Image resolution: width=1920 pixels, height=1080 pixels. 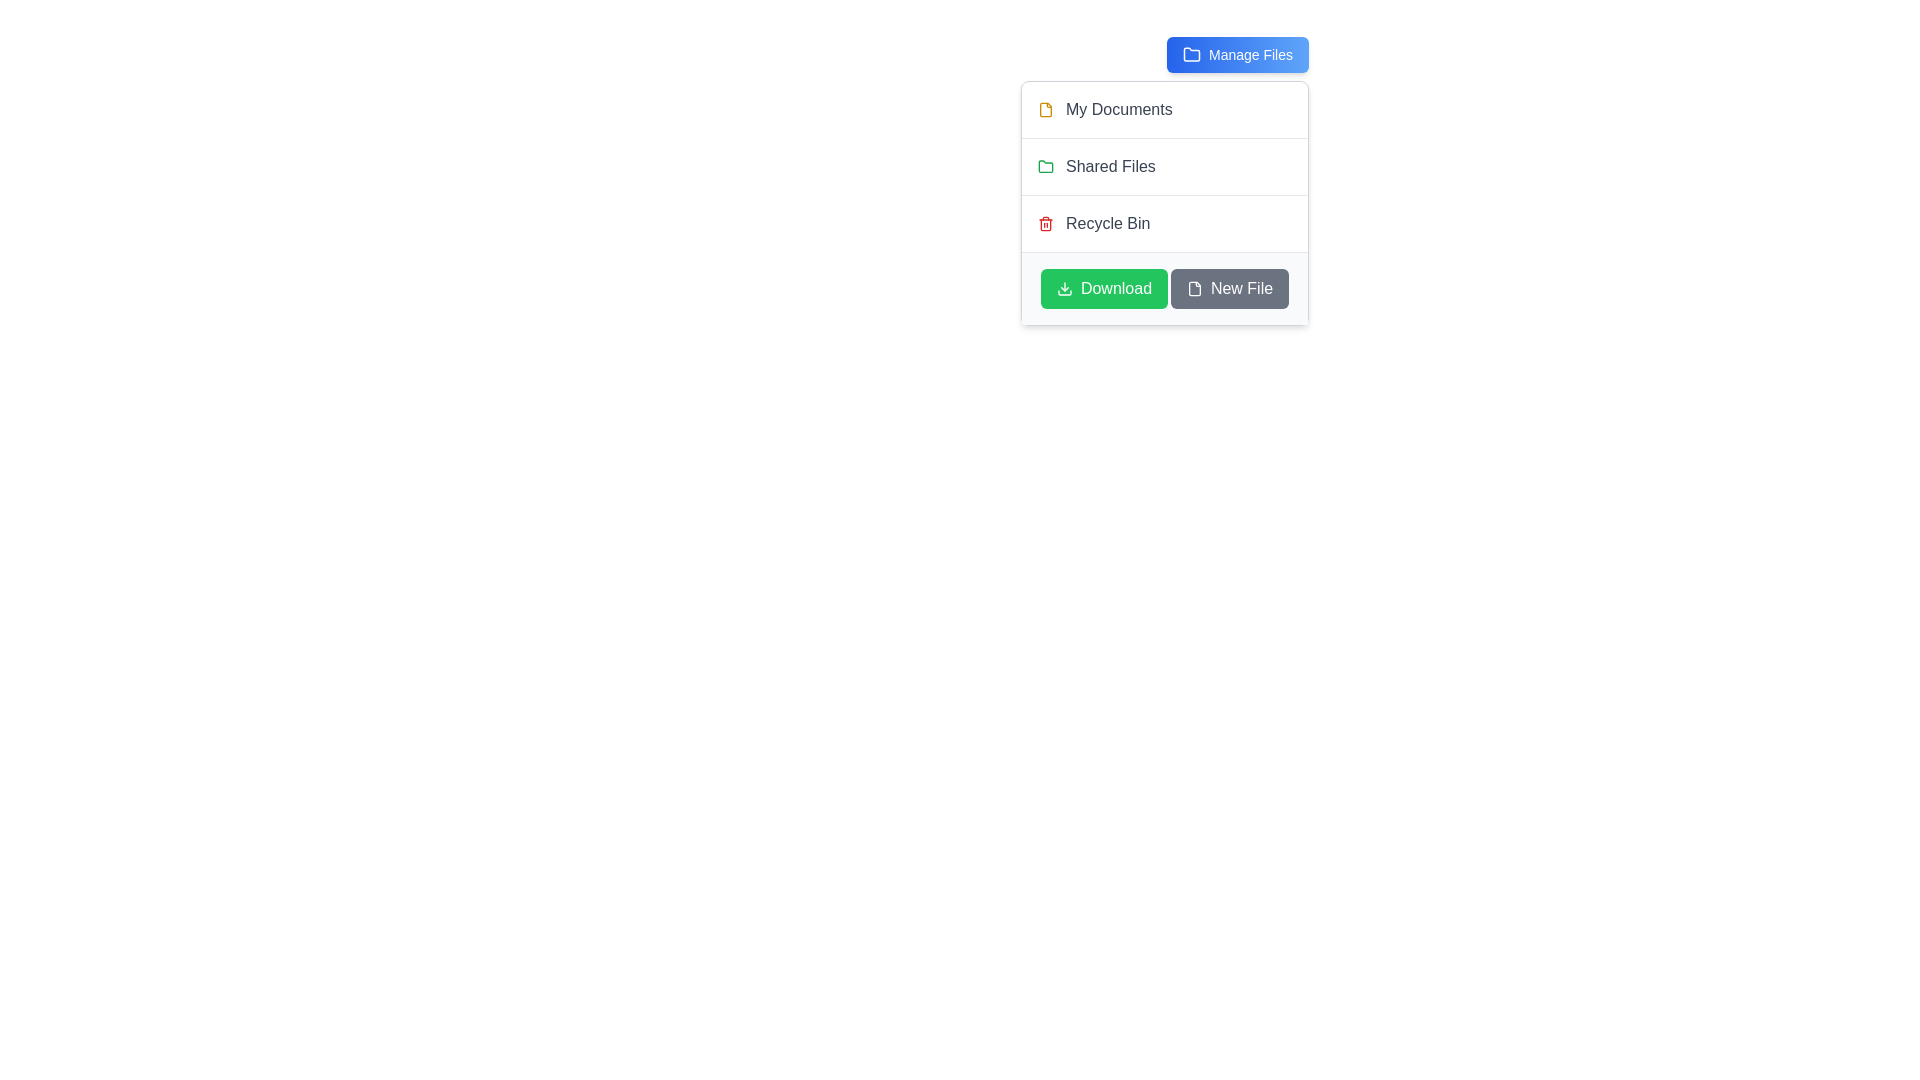 What do you see at coordinates (1045, 110) in the screenshot?
I see `the document icon, which is a yellow outlined icon with a folded edge, positioned to the left of the 'My Documents' text` at bounding box center [1045, 110].